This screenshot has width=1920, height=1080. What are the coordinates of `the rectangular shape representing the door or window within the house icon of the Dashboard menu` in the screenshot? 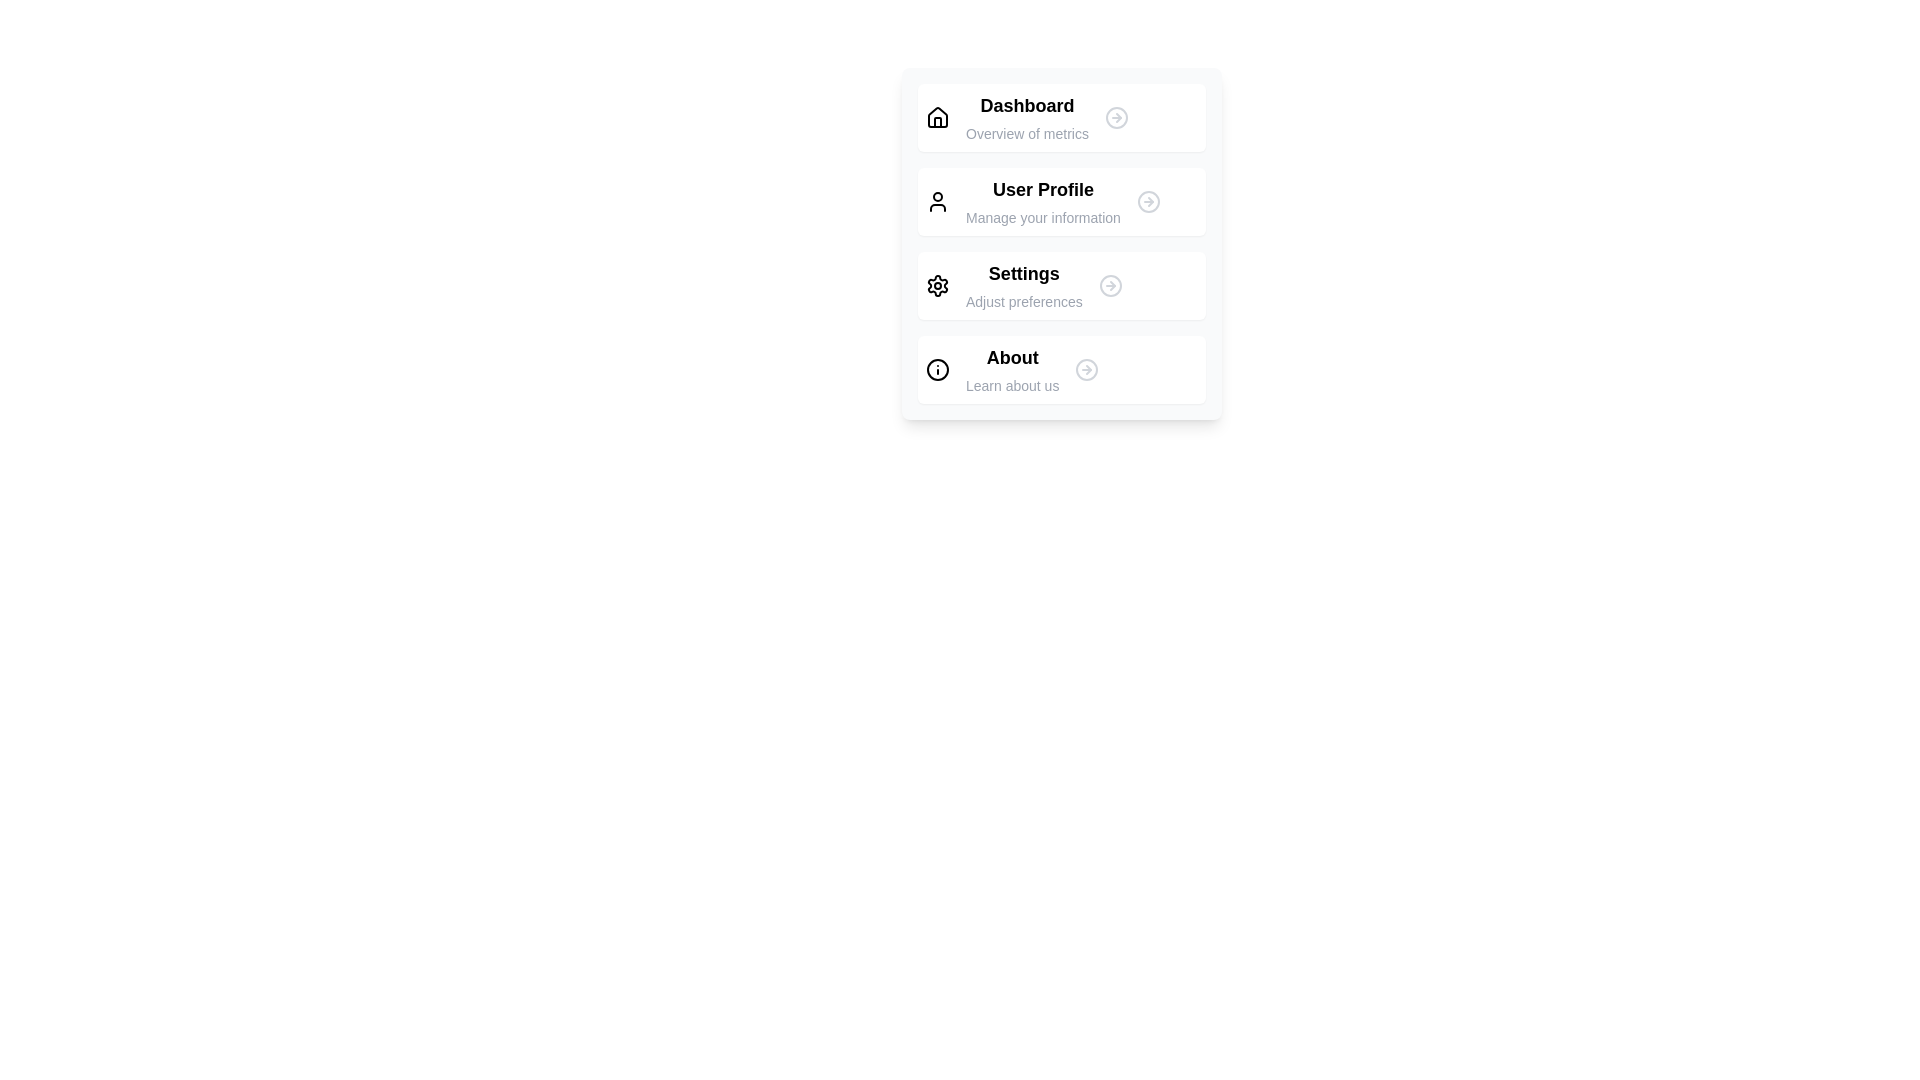 It's located at (936, 122).